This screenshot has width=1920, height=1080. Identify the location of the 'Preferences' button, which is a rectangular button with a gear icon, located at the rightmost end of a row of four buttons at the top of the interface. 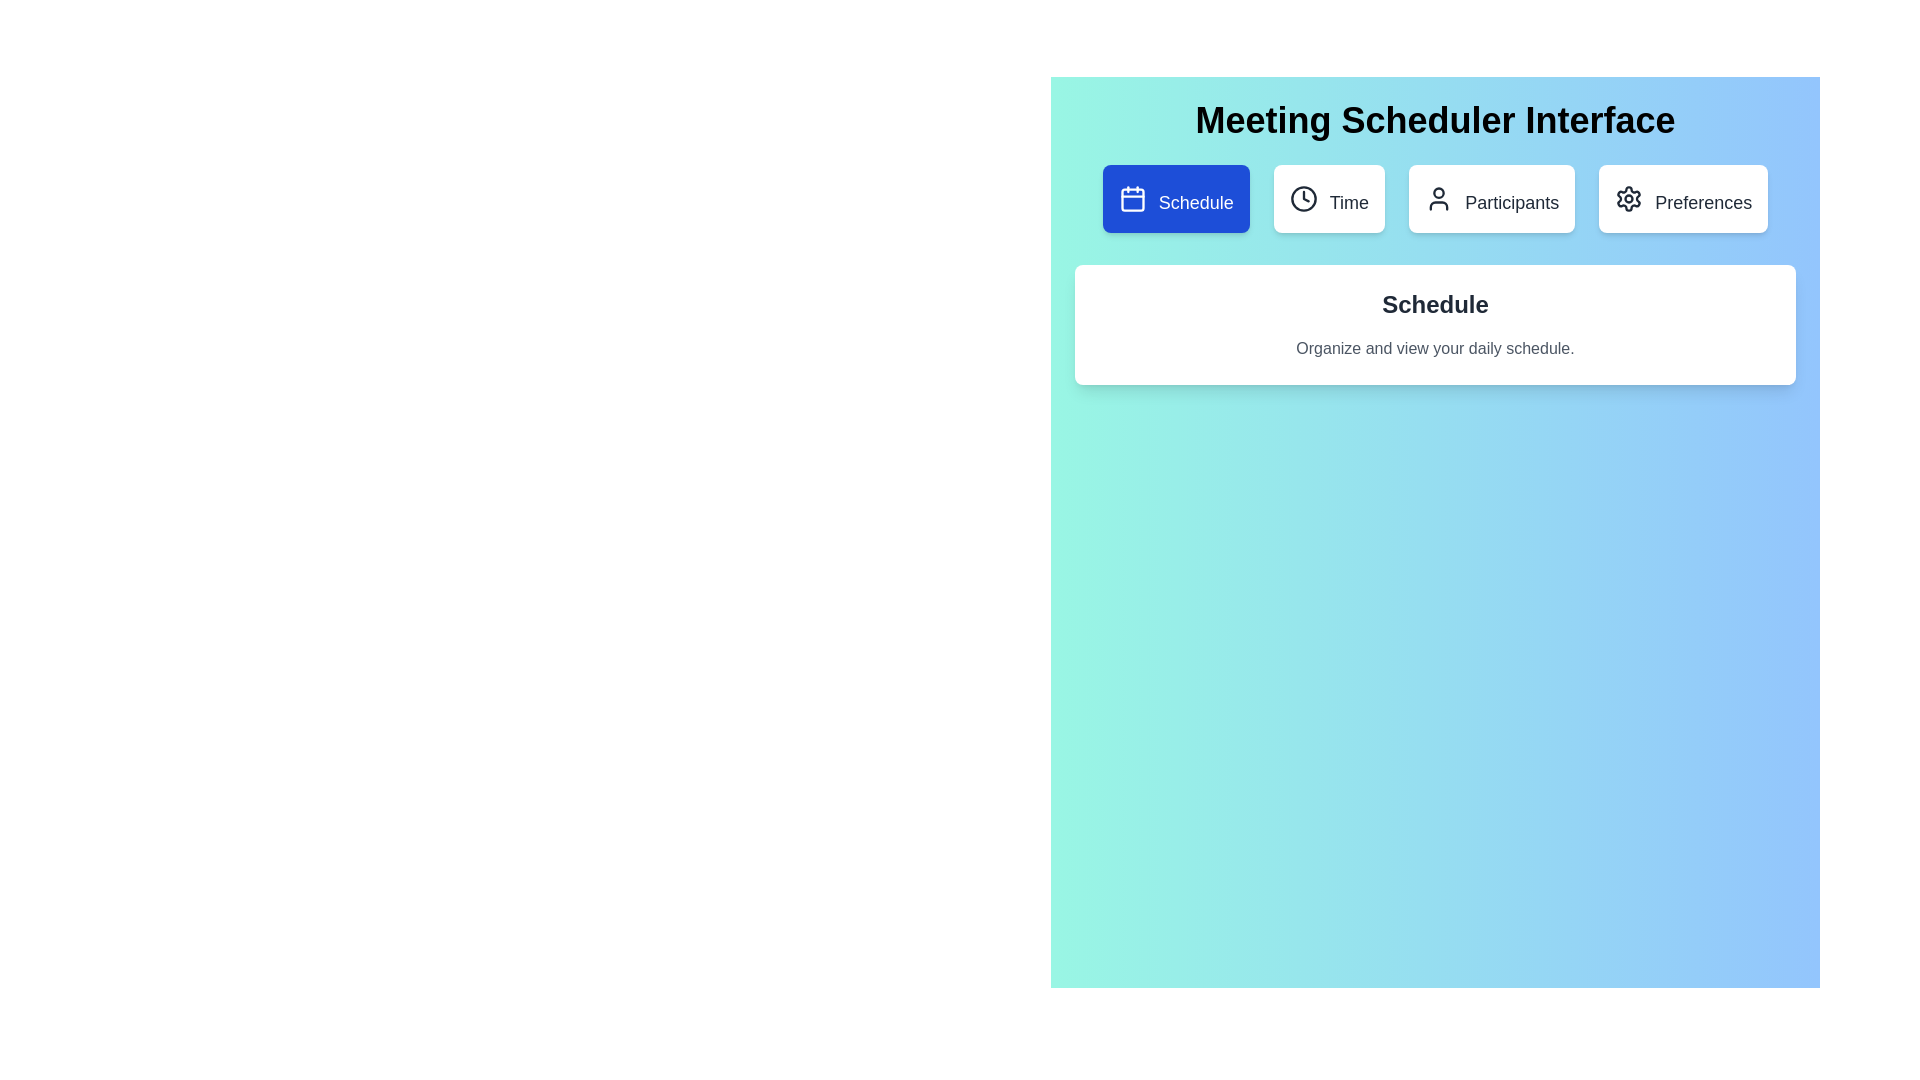
(1682, 199).